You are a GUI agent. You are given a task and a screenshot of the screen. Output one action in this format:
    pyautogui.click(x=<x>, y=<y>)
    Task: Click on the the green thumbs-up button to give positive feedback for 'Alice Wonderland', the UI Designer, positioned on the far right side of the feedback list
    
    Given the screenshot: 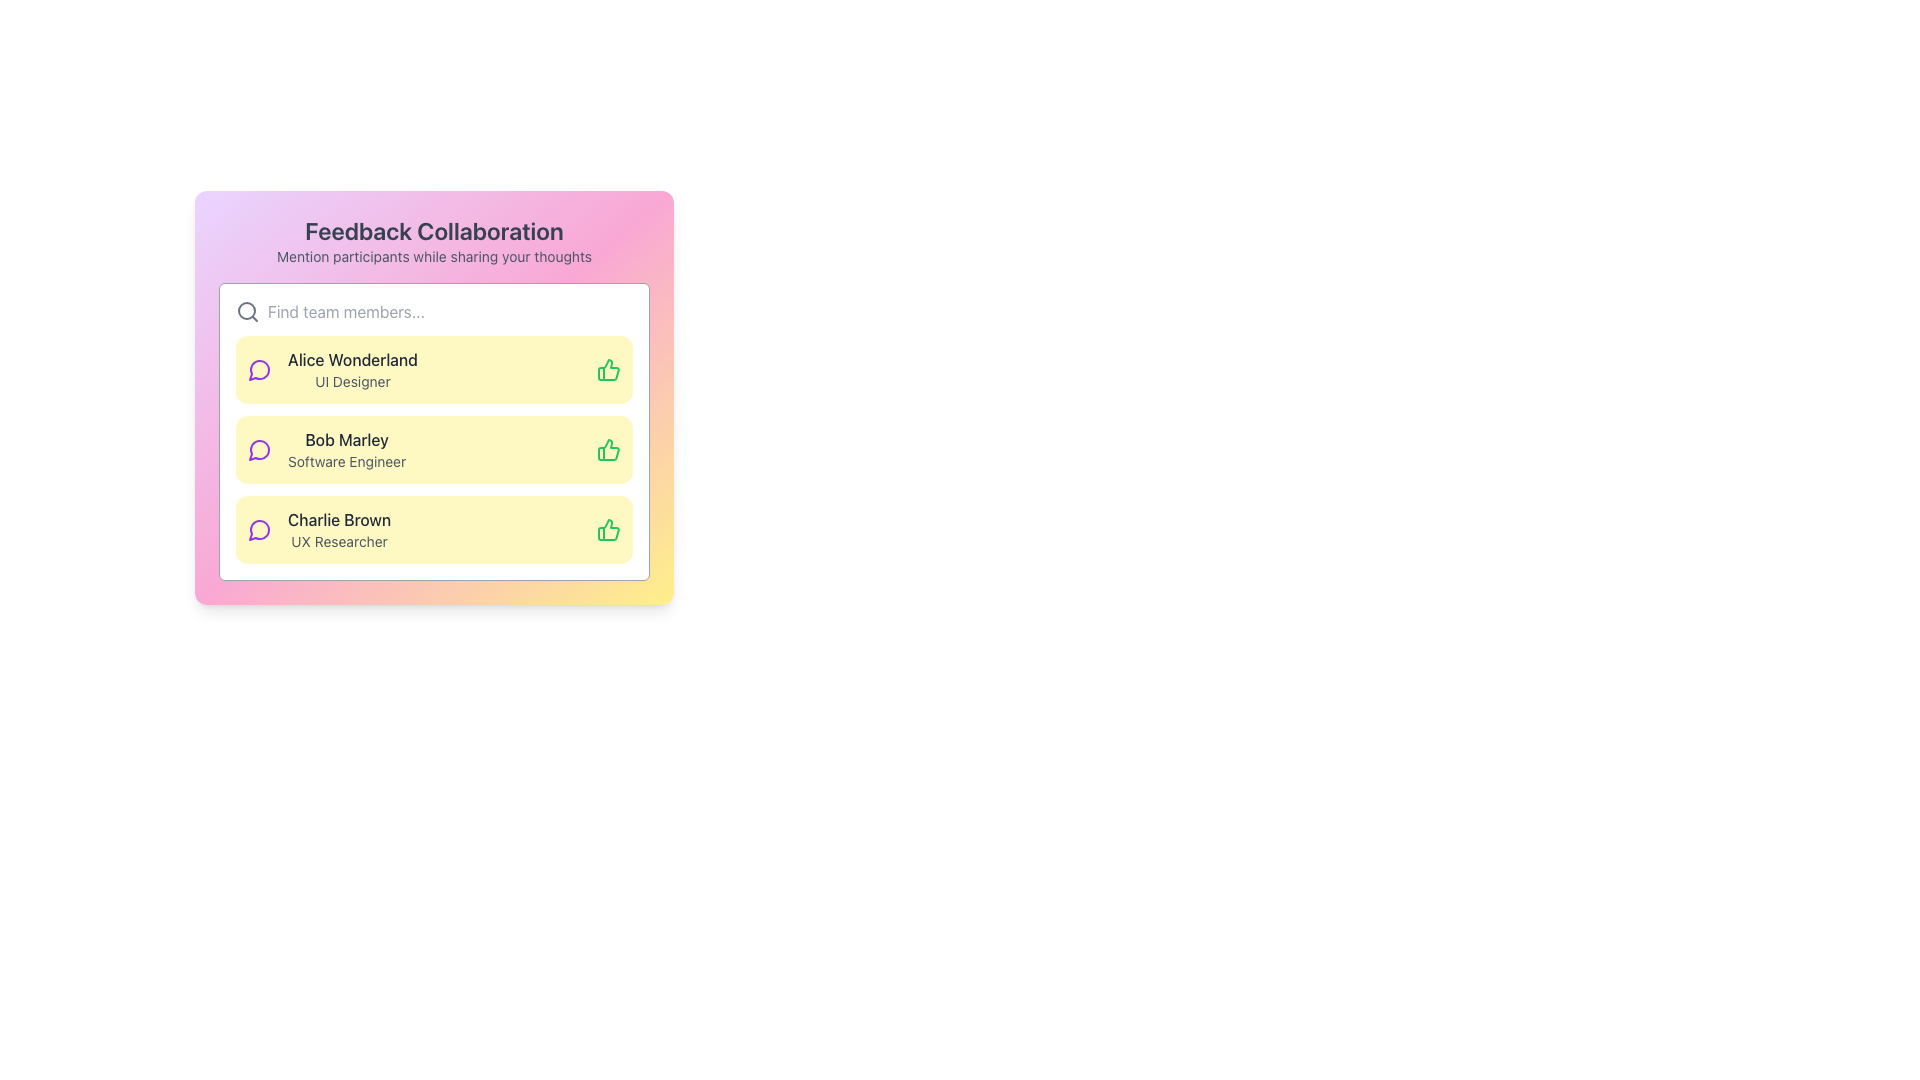 What is the action you would take?
    pyautogui.click(x=608, y=370)
    